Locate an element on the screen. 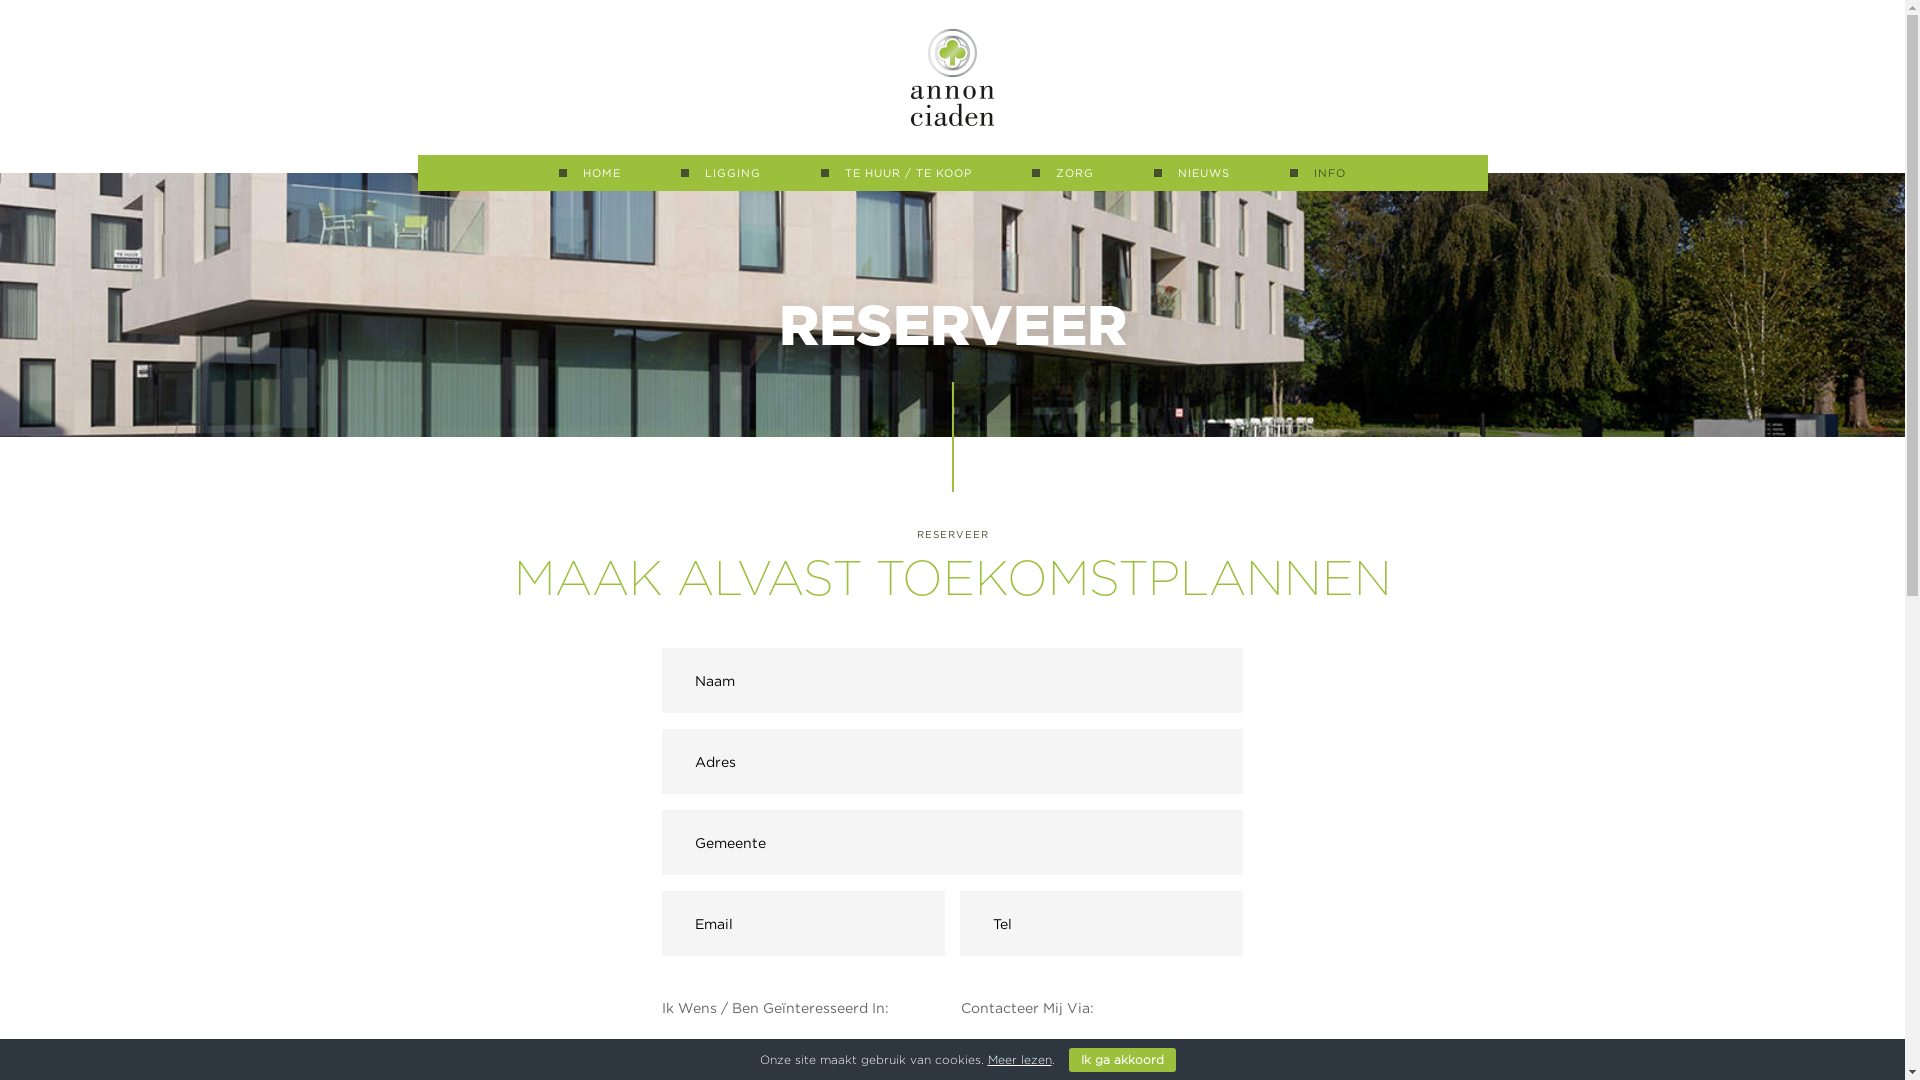  'HOME' is located at coordinates (589, 172).